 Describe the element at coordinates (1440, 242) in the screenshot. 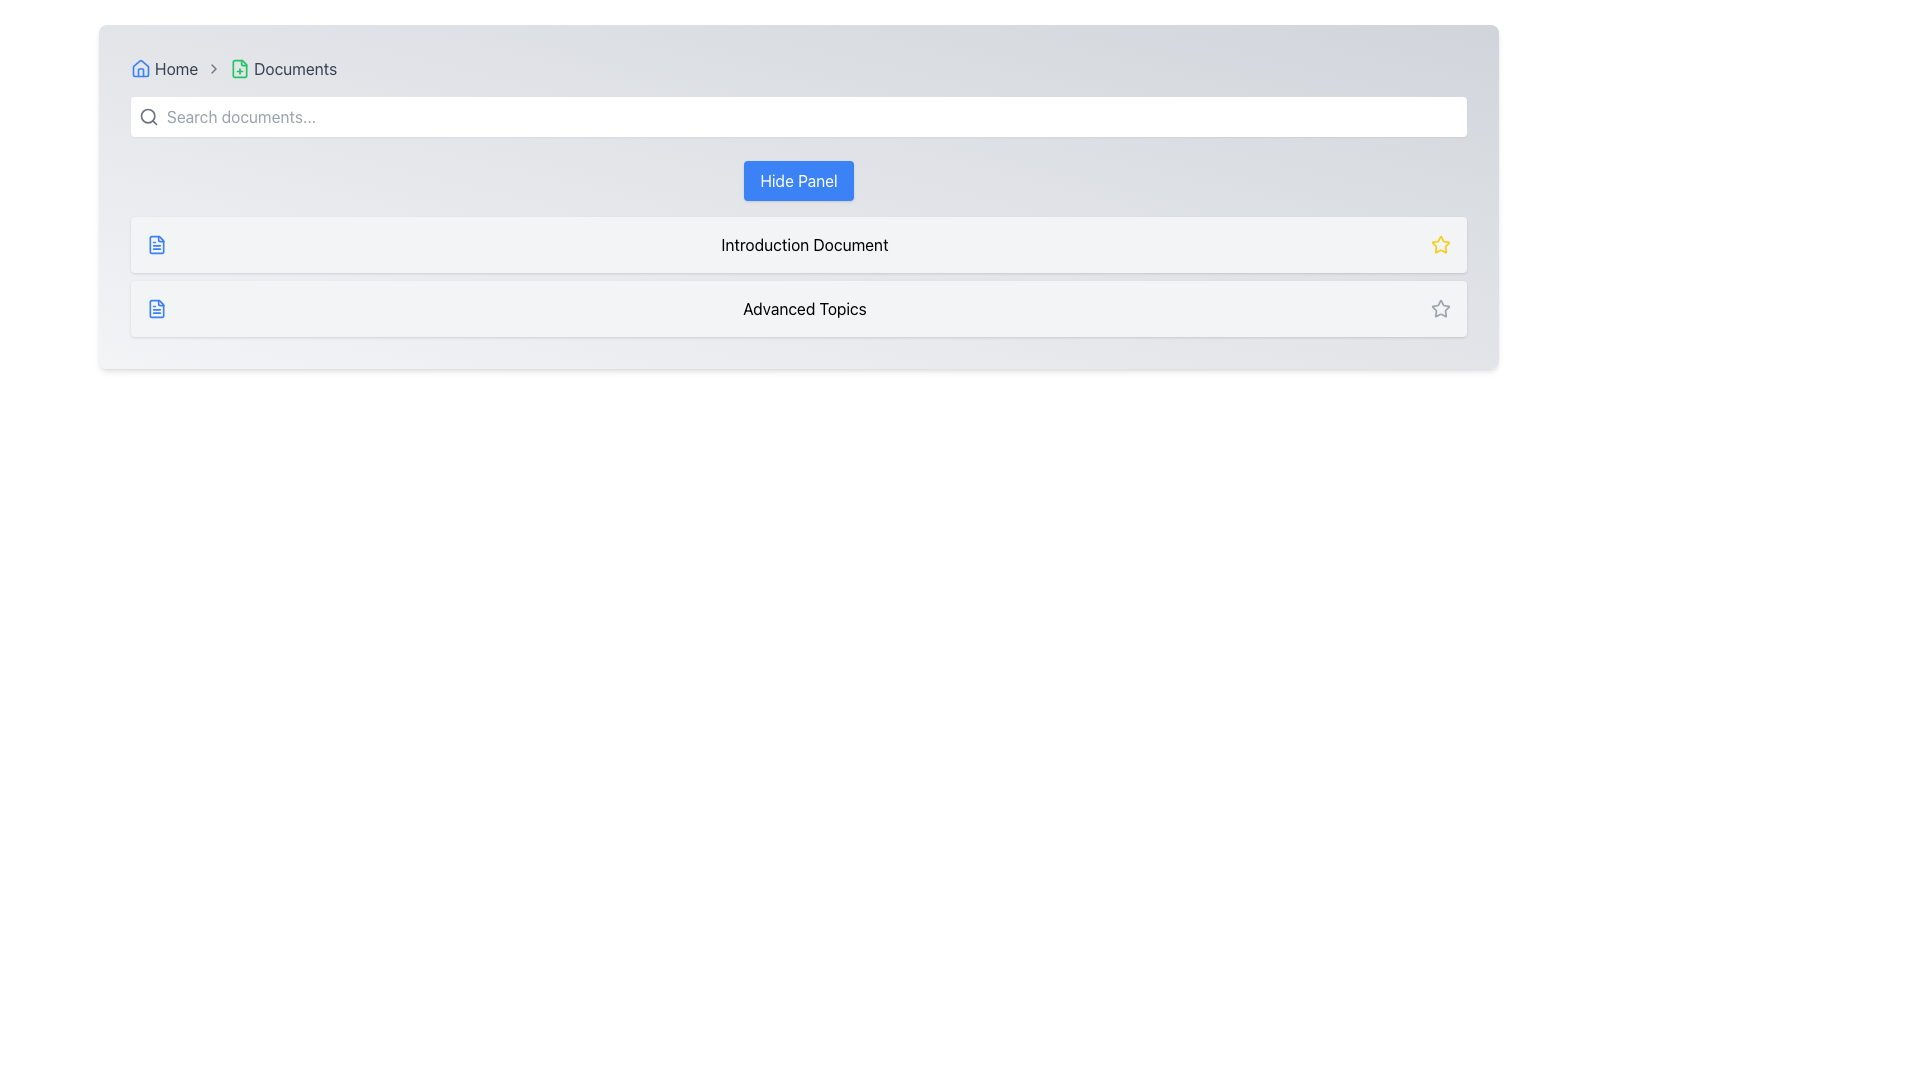

I see `the interactive icon used to mark or highlight items, located on the right side of the 'Advanced Topics' row, which is the last icon in the group adjacent to the document name` at that location.